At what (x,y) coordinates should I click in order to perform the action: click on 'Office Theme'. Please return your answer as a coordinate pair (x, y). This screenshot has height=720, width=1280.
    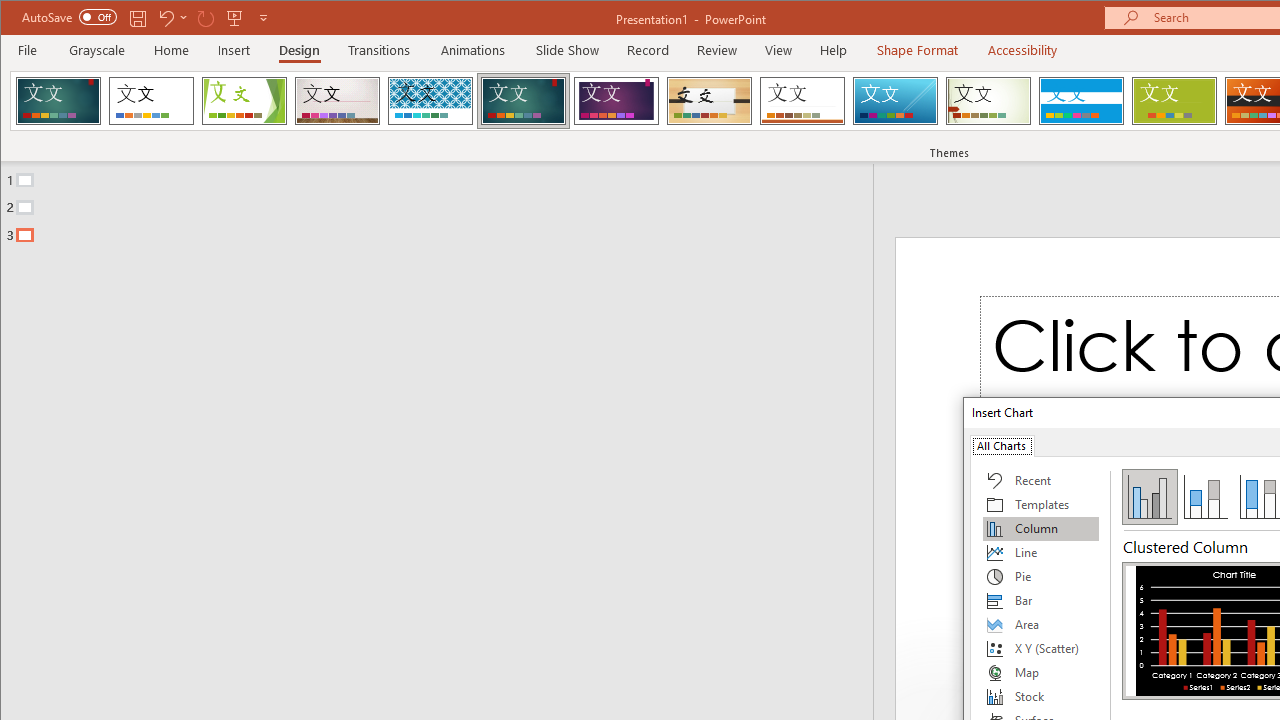
    Looking at the image, I should click on (150, 100).